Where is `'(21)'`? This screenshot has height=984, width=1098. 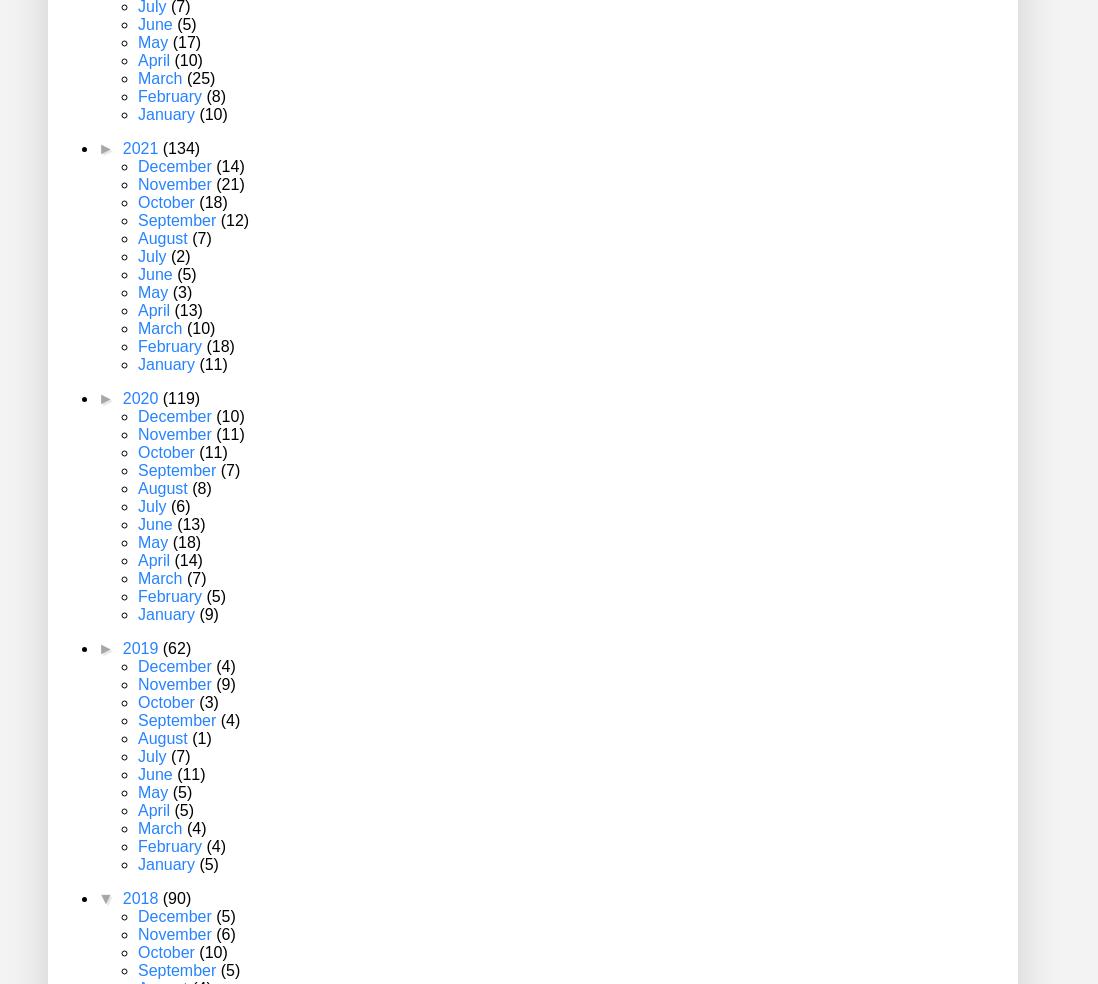
'(21)' is located at coordinates (229, 184).